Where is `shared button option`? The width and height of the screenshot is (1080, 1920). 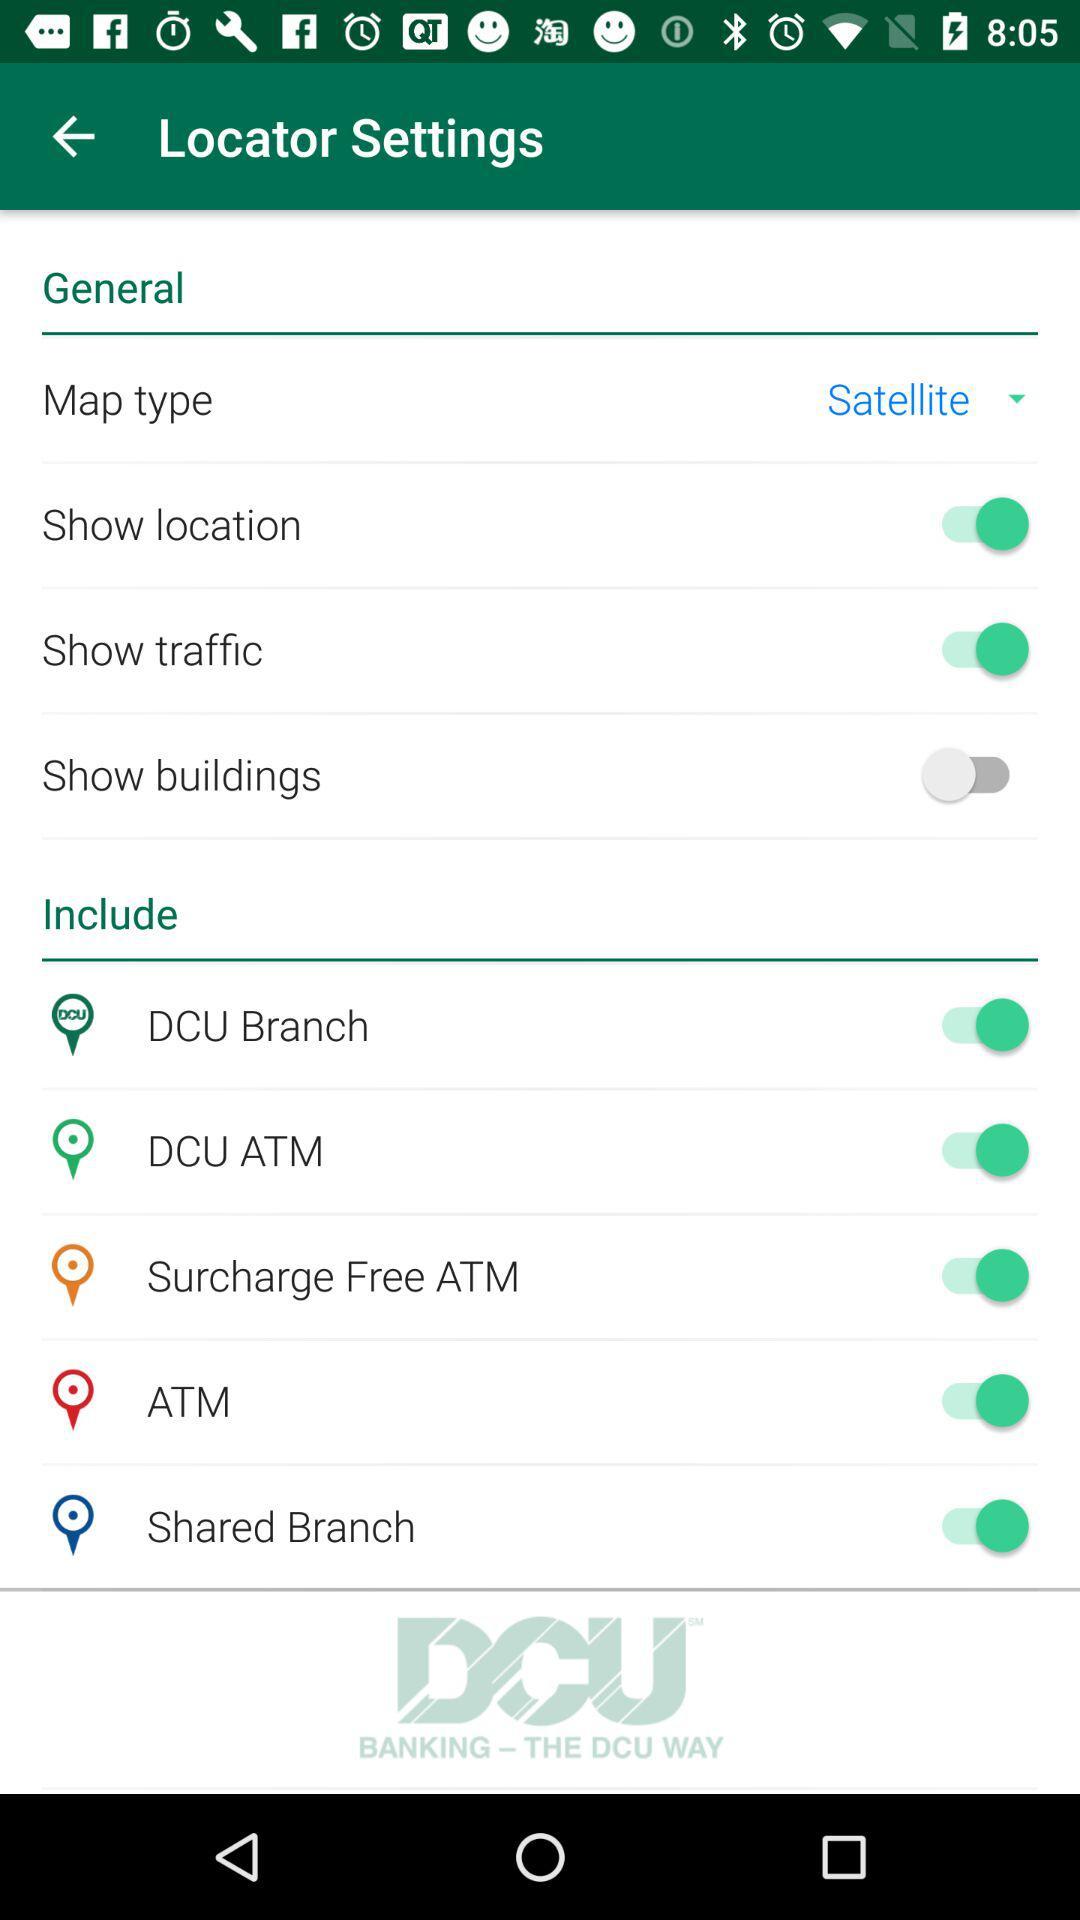
shared button option is located at coordinates (974, 1524).